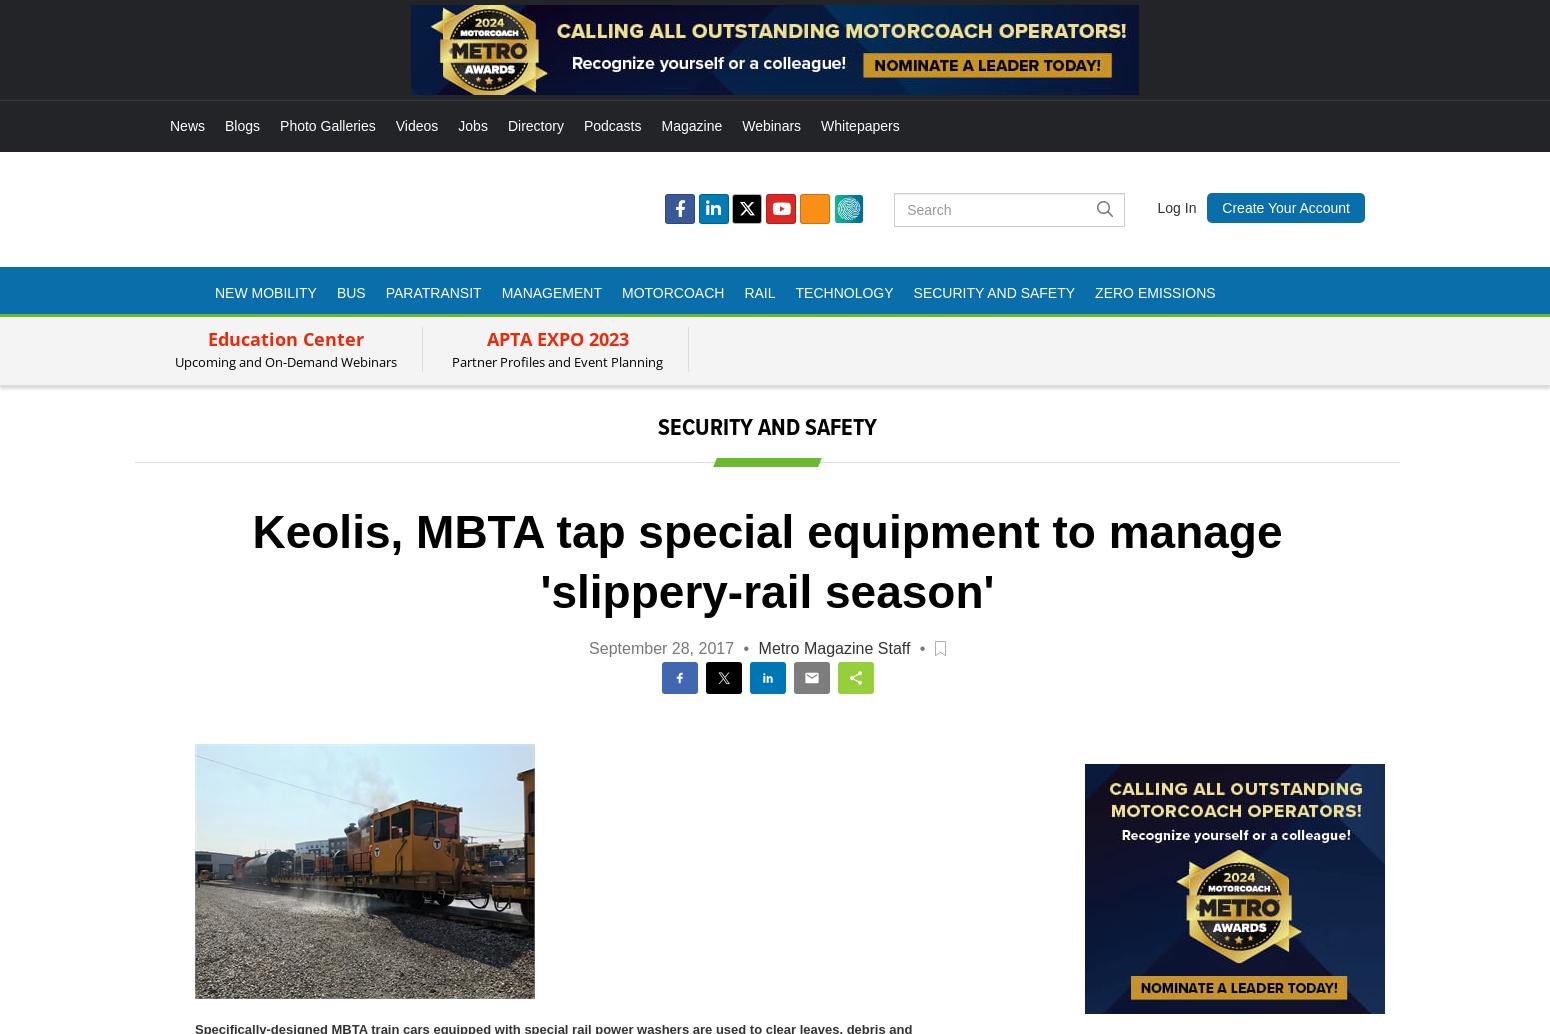  What do you see at coordinates (207, 338) in the screenshot?
I see `'Education Center'` at bounding box center [207, 338].